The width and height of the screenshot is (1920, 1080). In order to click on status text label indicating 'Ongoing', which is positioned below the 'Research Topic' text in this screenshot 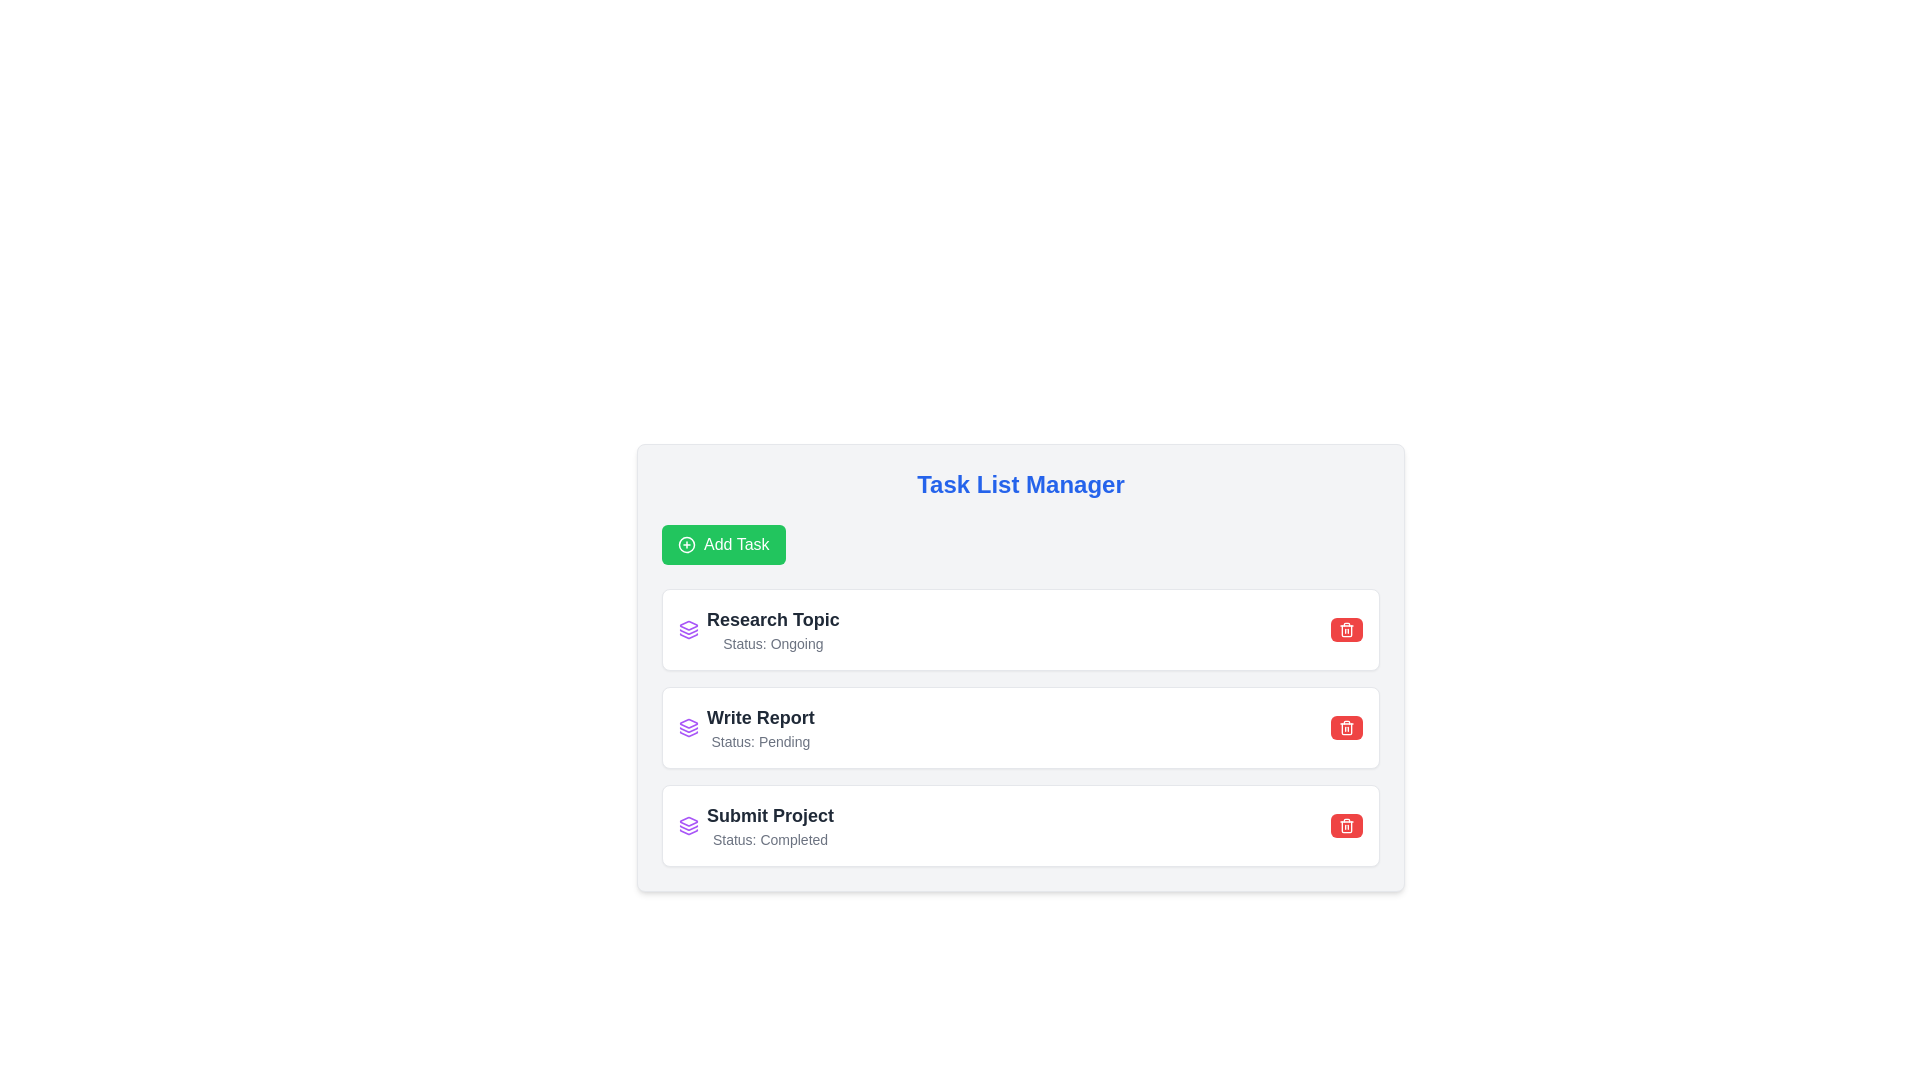, I will do `click(772, 644)`.